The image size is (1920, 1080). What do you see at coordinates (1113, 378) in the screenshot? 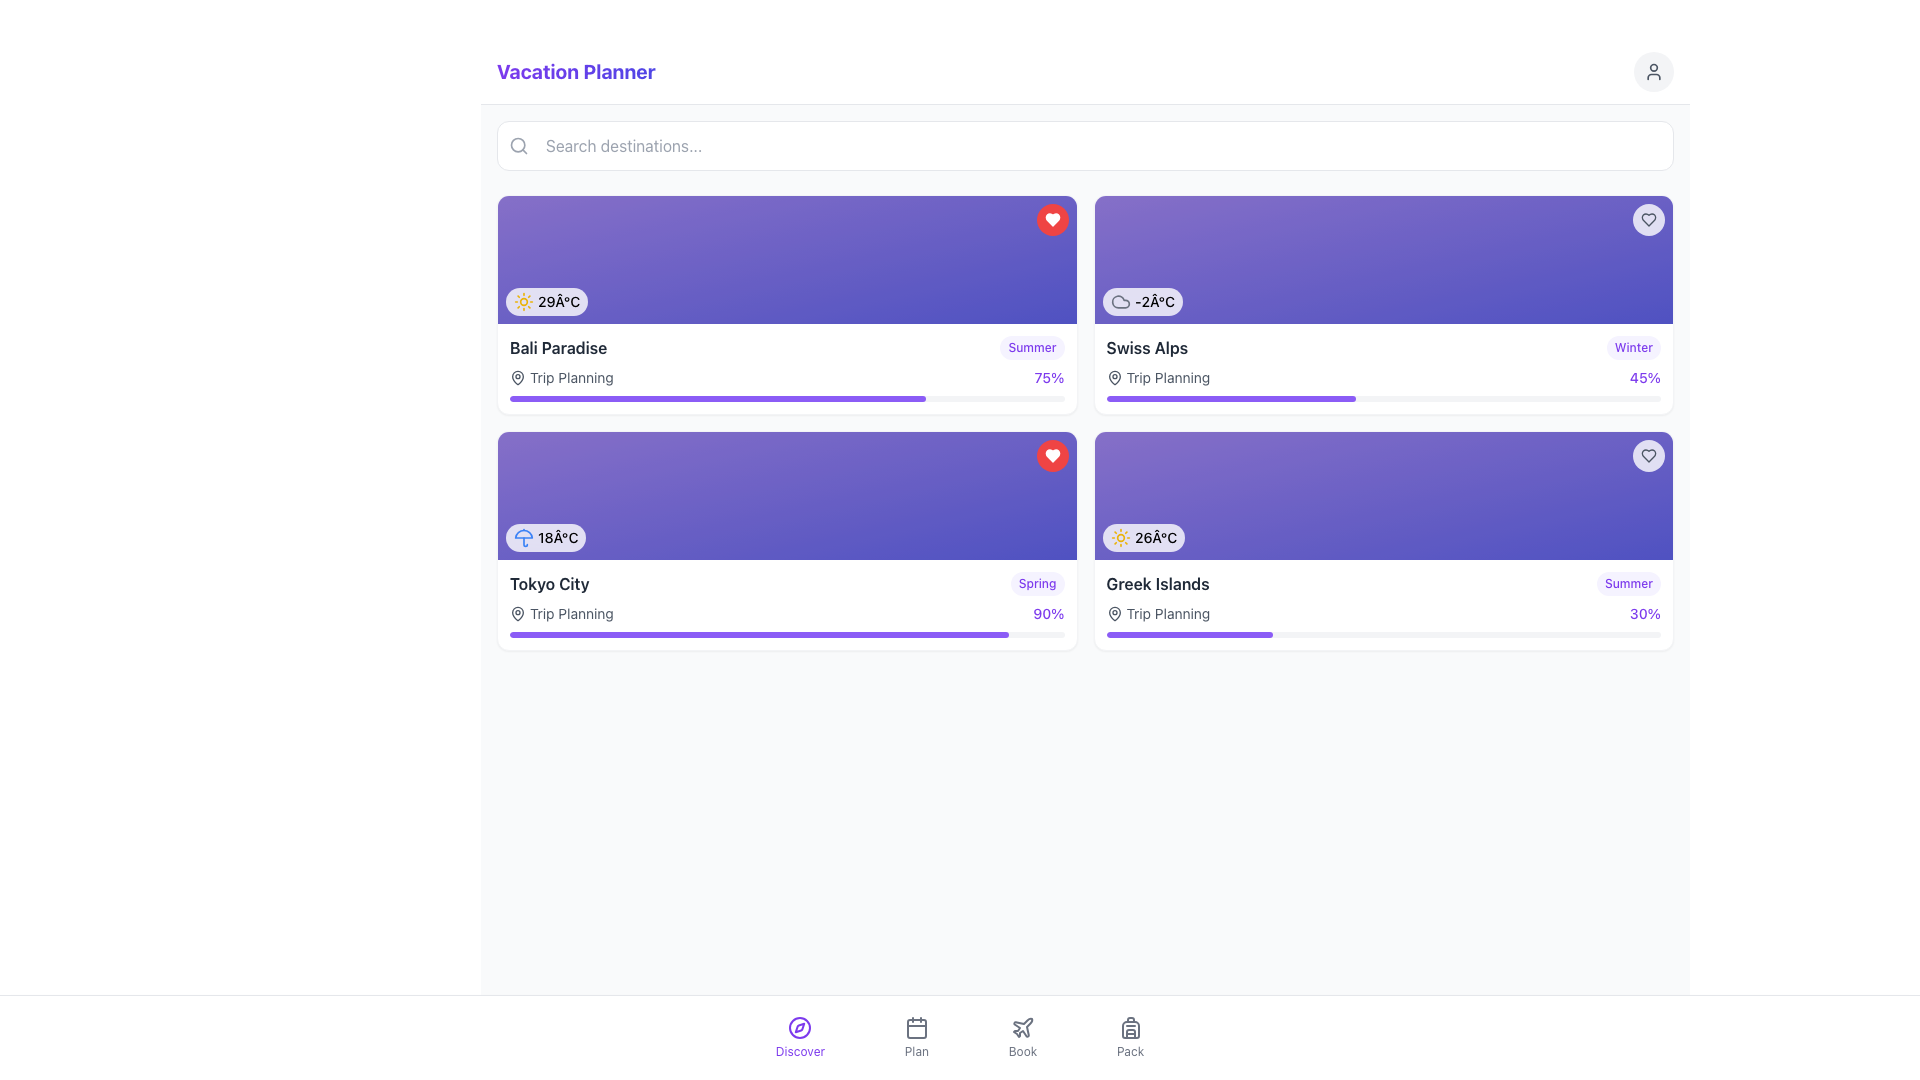
I see `the map marker icon, which is a teardrop-shaped icon with a dark outline located below the weather information in the 'Swiss Alps' card` at bounding box center [1113, 378].